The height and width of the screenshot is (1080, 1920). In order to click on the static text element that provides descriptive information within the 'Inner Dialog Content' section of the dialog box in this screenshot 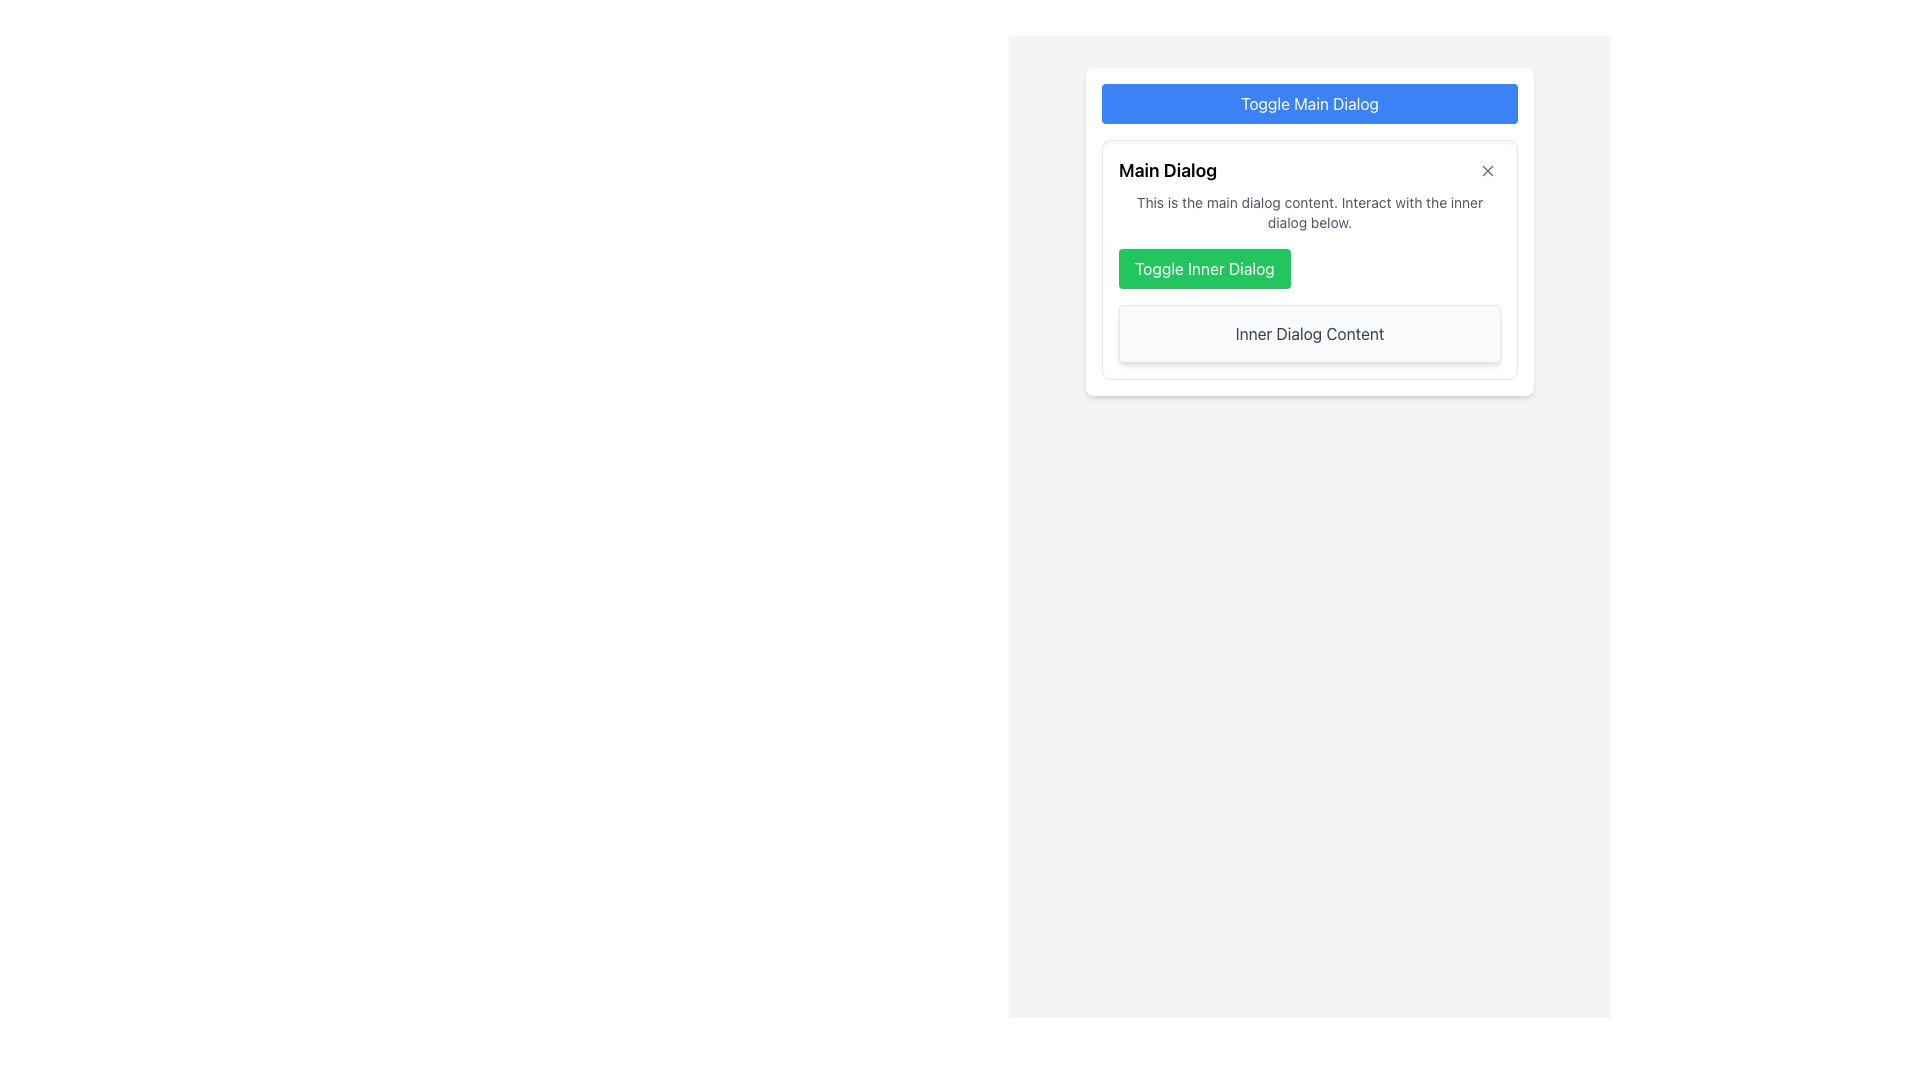, I will do `click(1310, 333)`.